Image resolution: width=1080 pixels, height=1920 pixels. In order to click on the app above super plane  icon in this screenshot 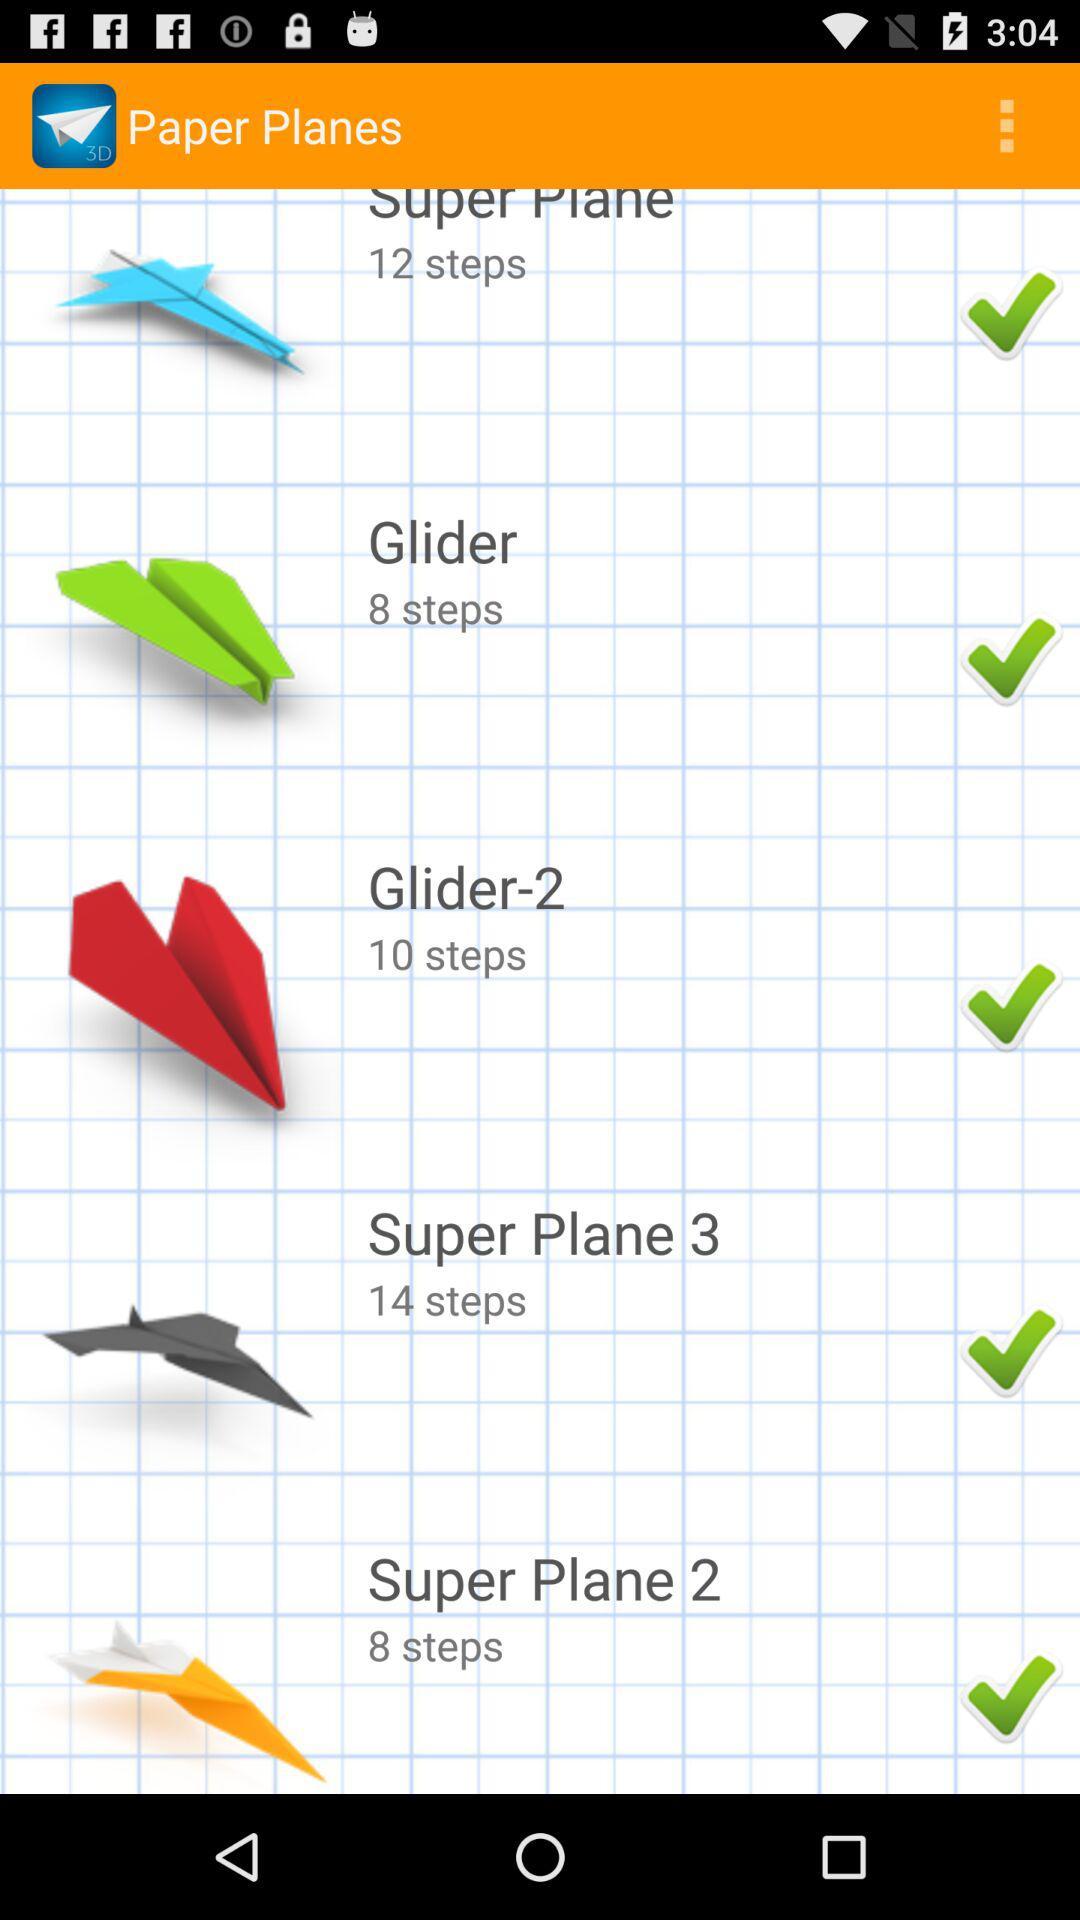, I will do `click(1006, 124)`.